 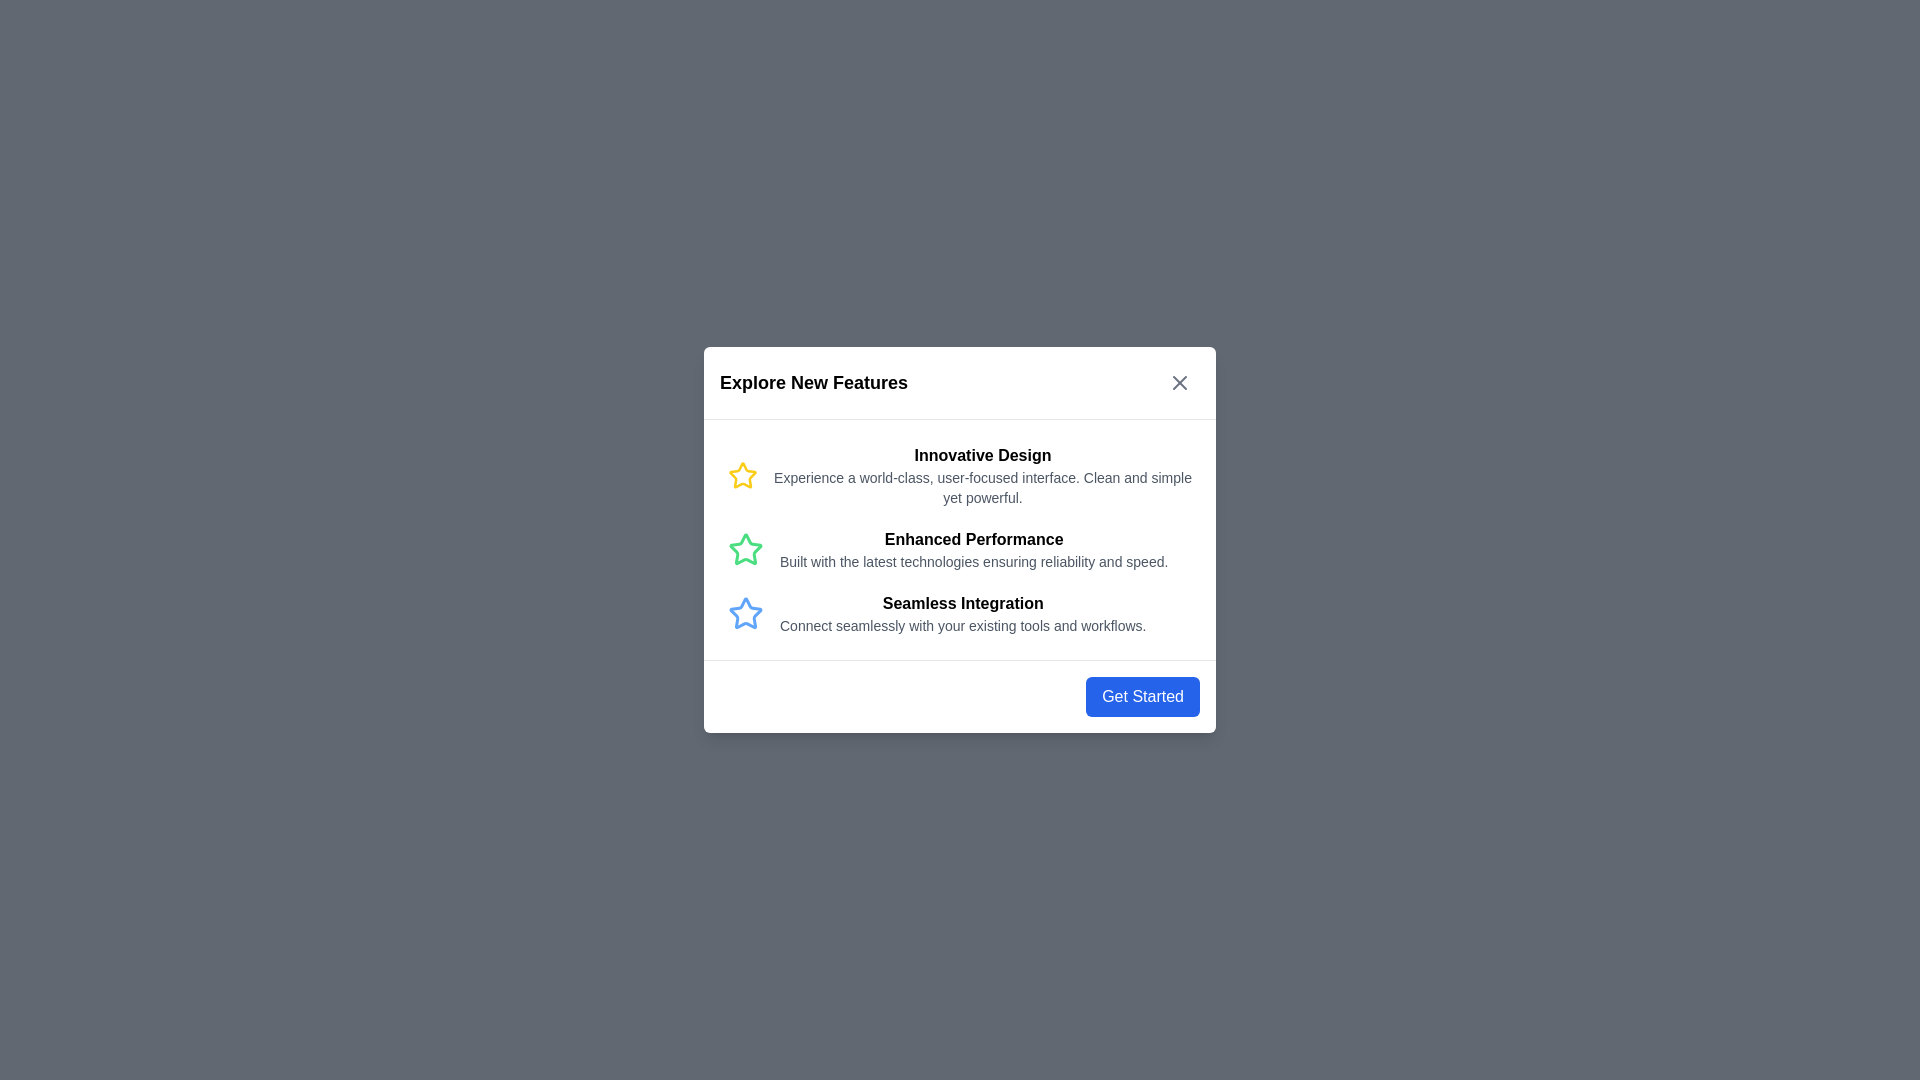 I want to click on the bolded black text label saying 'Enhanced Performance' located in the modal titled 'Explore New Features'. It is the second item in a vertical list, positioned in the top half of the modal, so click(x=974, y=540).